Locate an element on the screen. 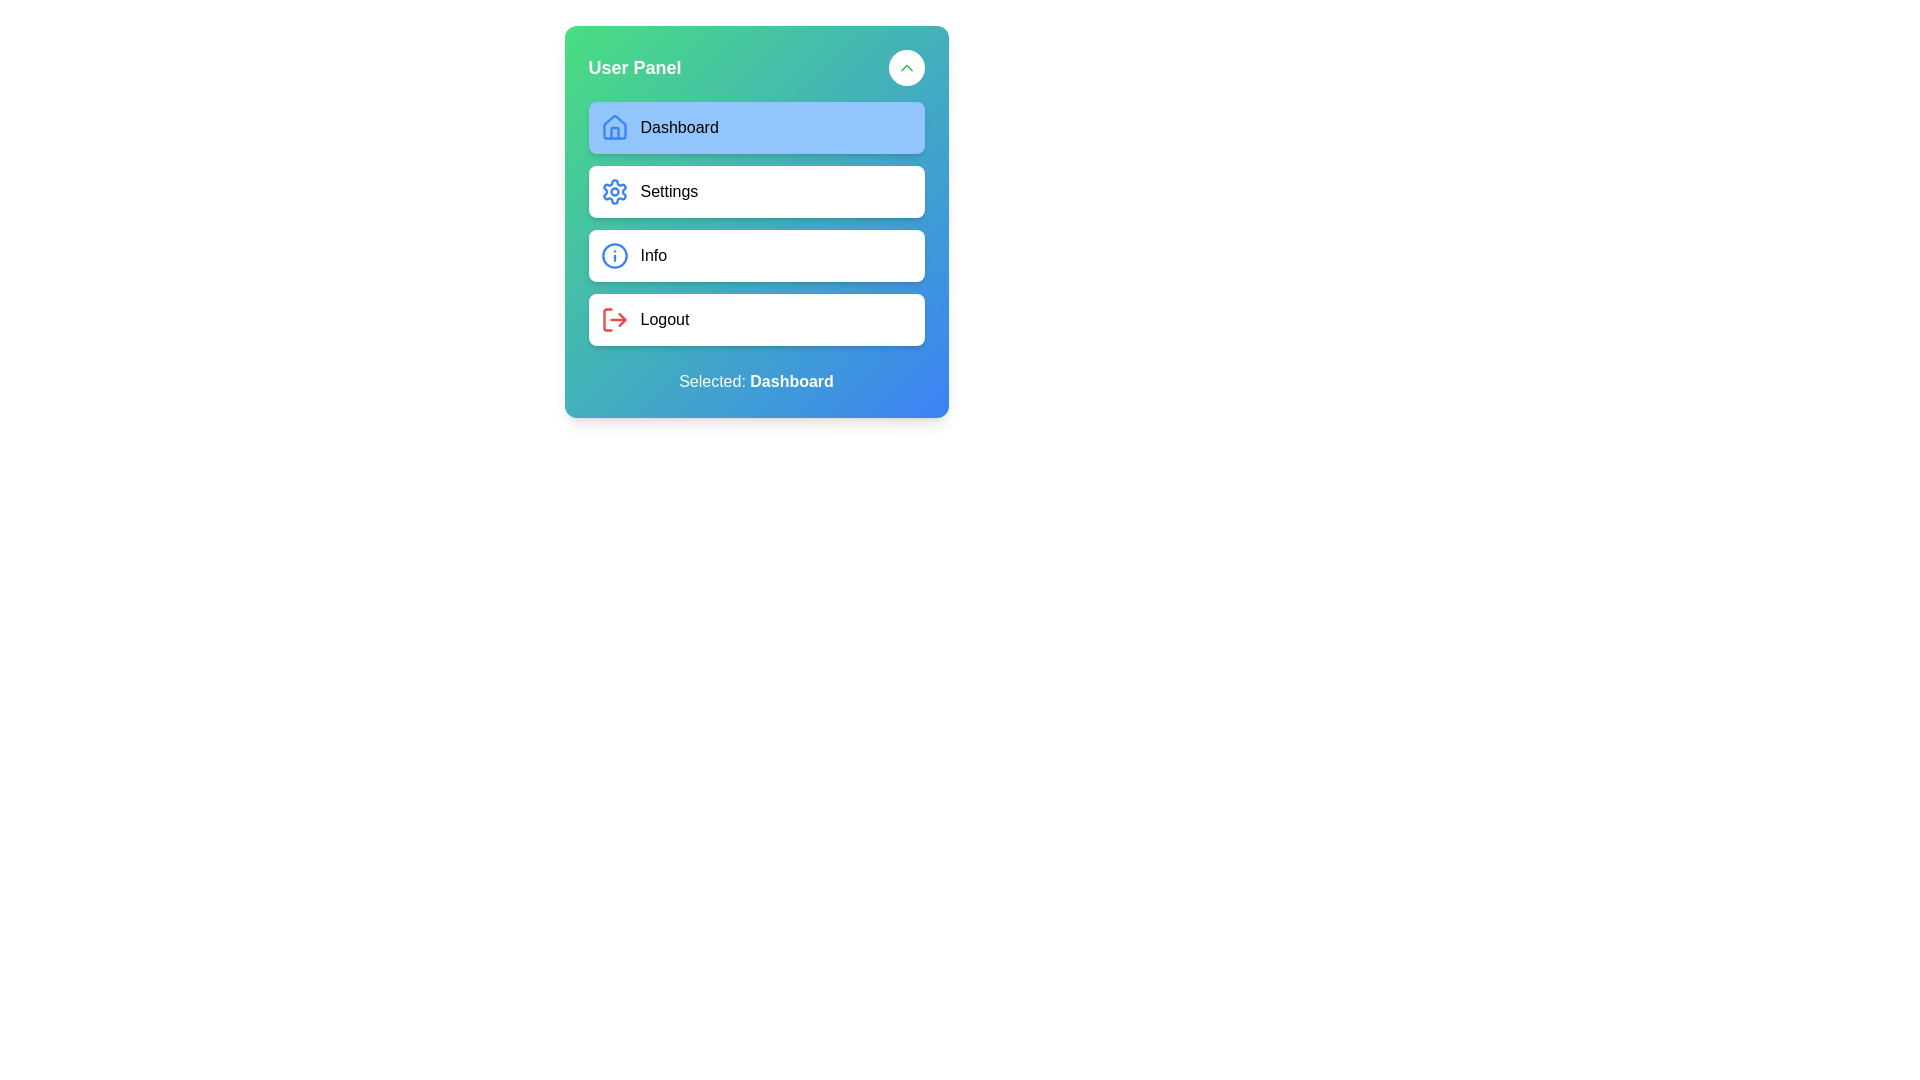 The width and height of the screenshot is (1920, 1080). the 'Settings' button, which is the second button in a vertical menu is located at coordinates (755, 192).